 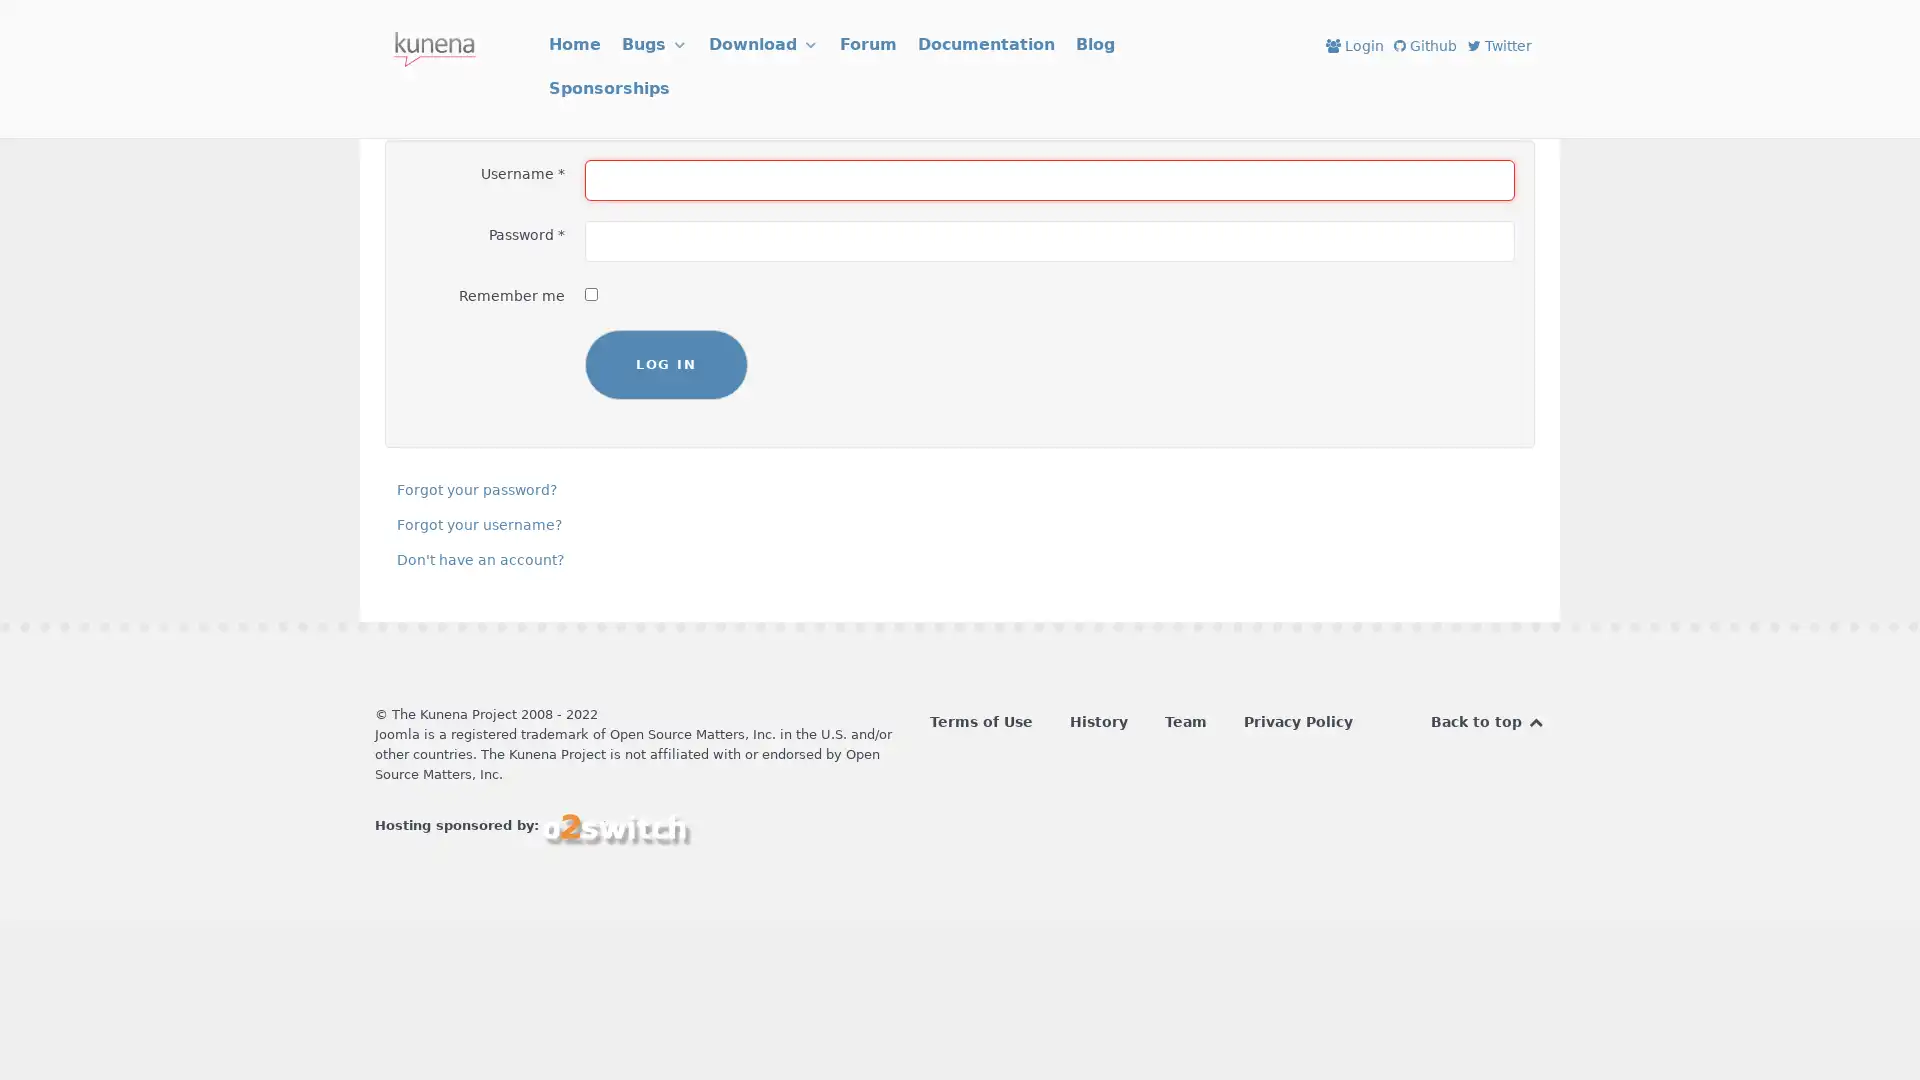 What do you see at coordinates (666, 365) in the screenshot?
I see `LOG IN` at bounding box center [666, 365].